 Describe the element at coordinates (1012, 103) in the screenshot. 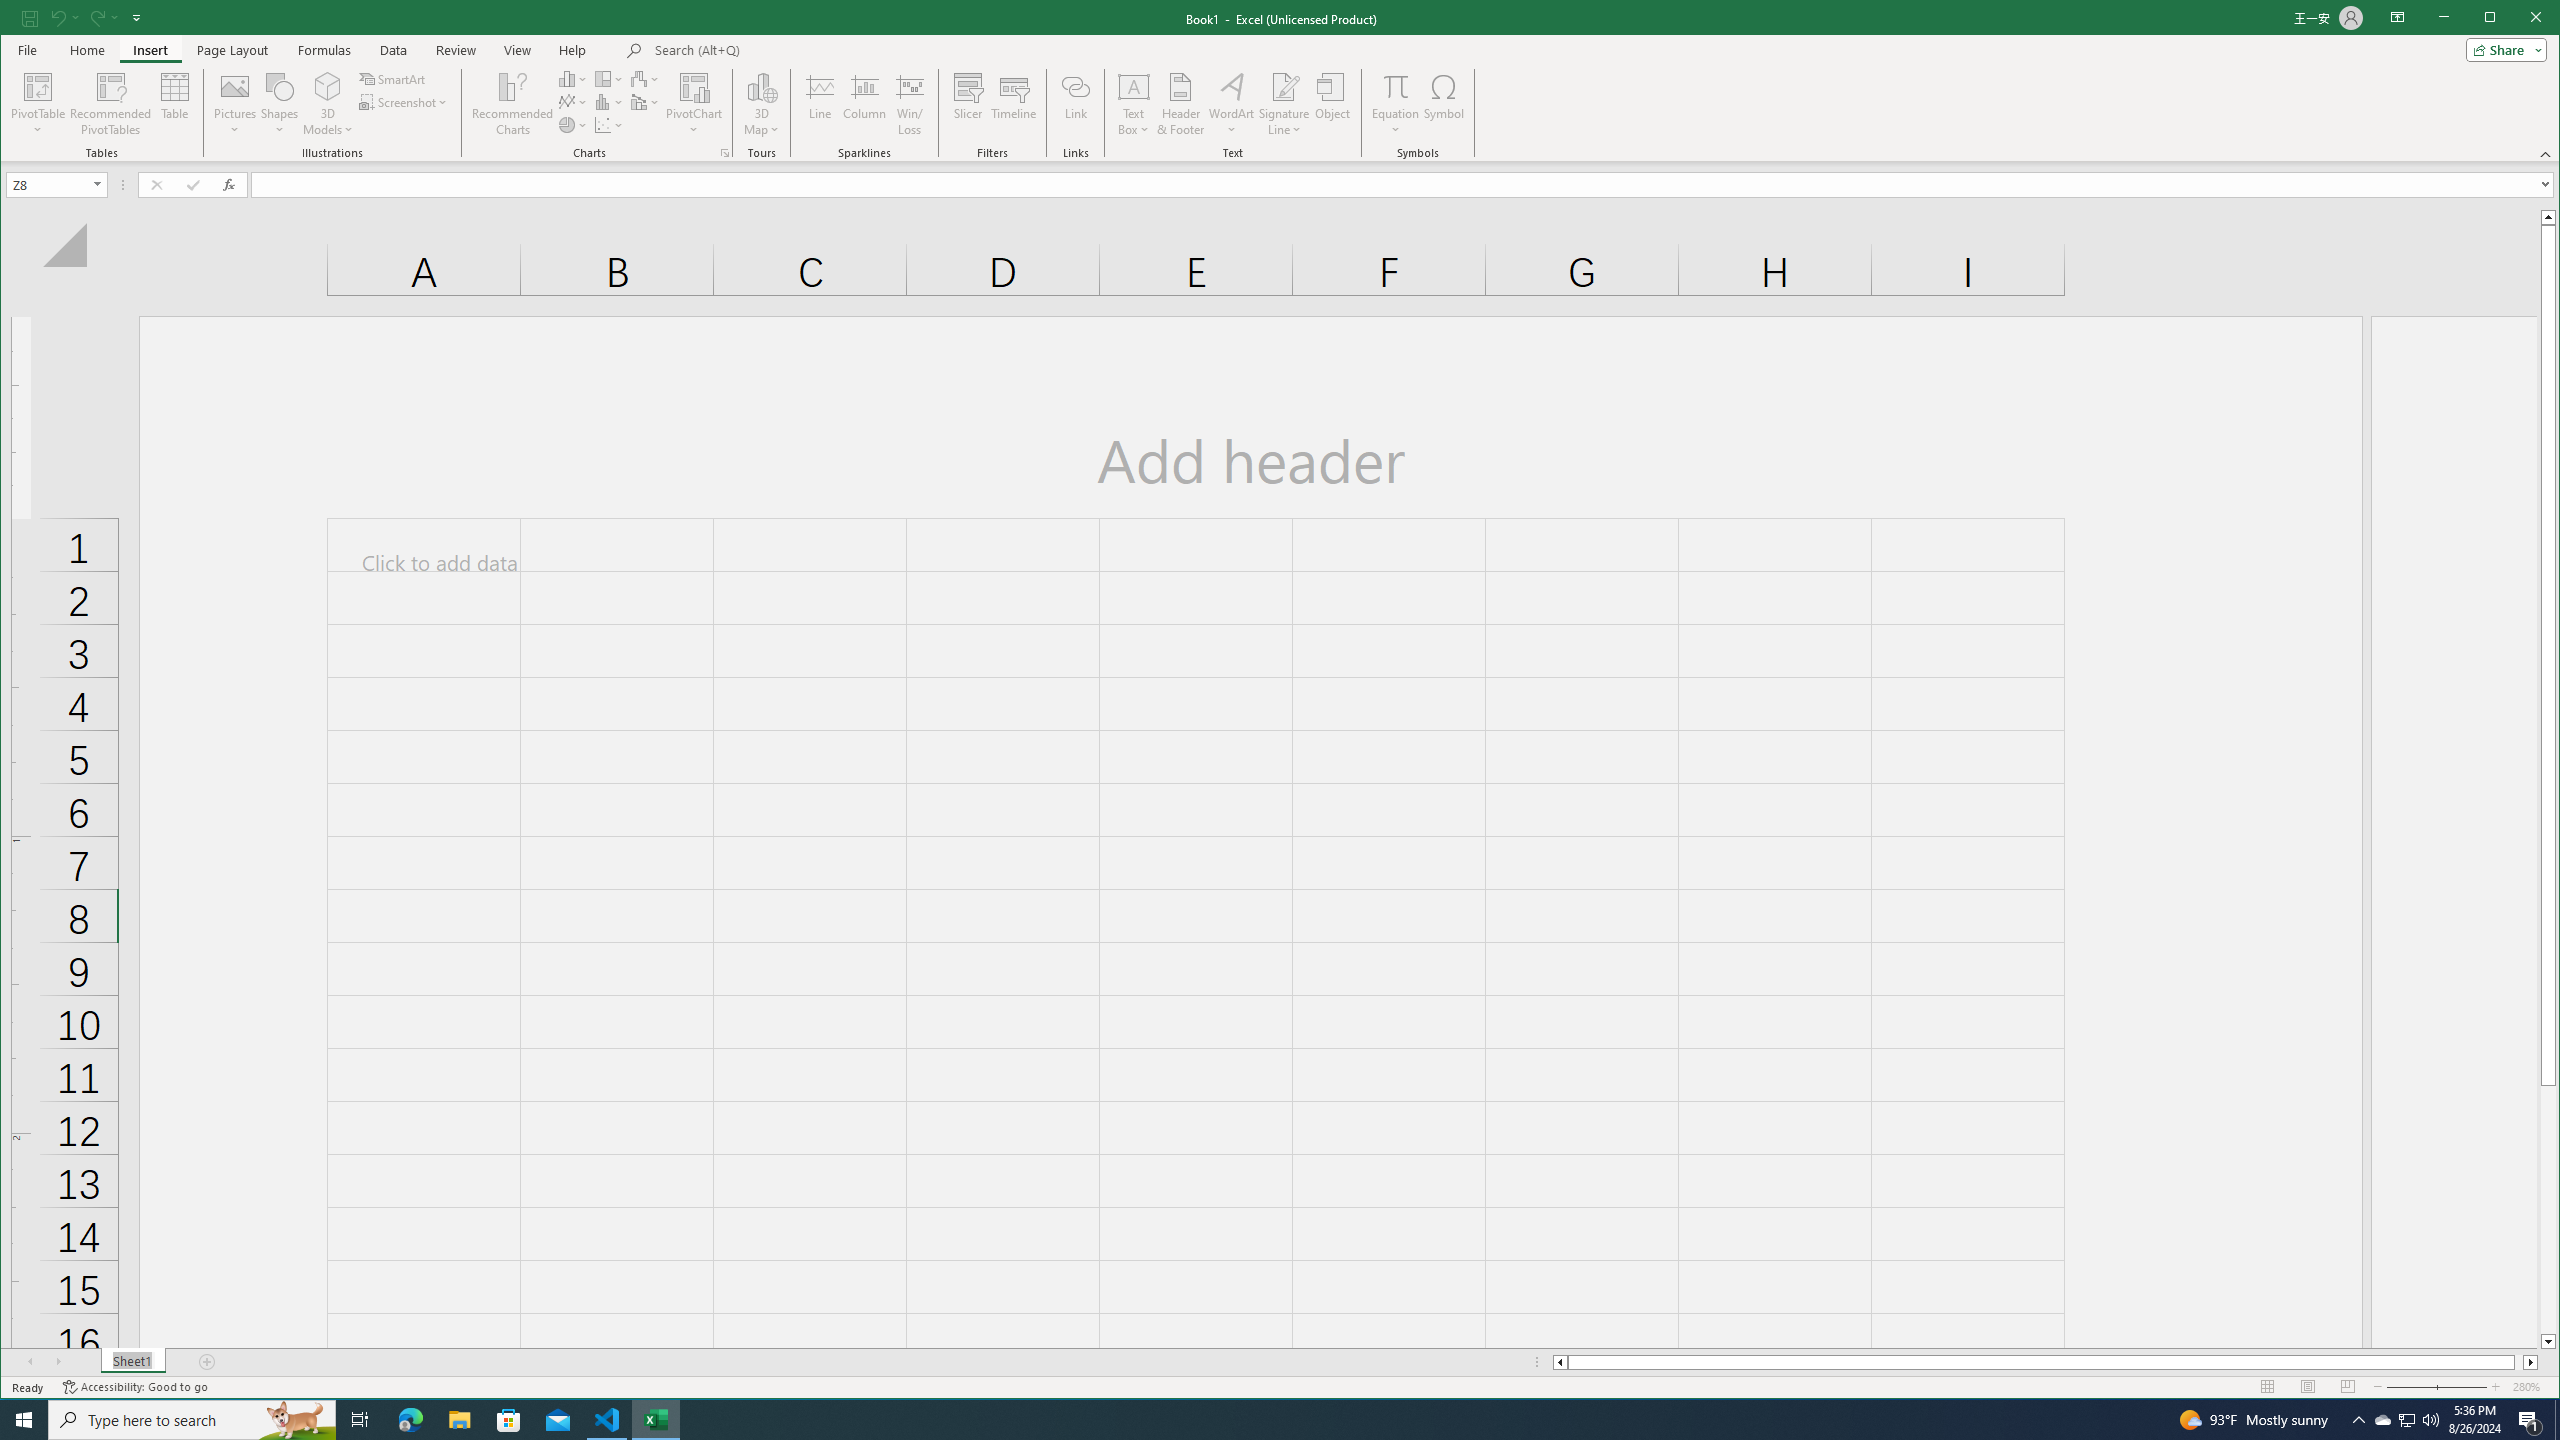

I see `'Timeline'` at that location.